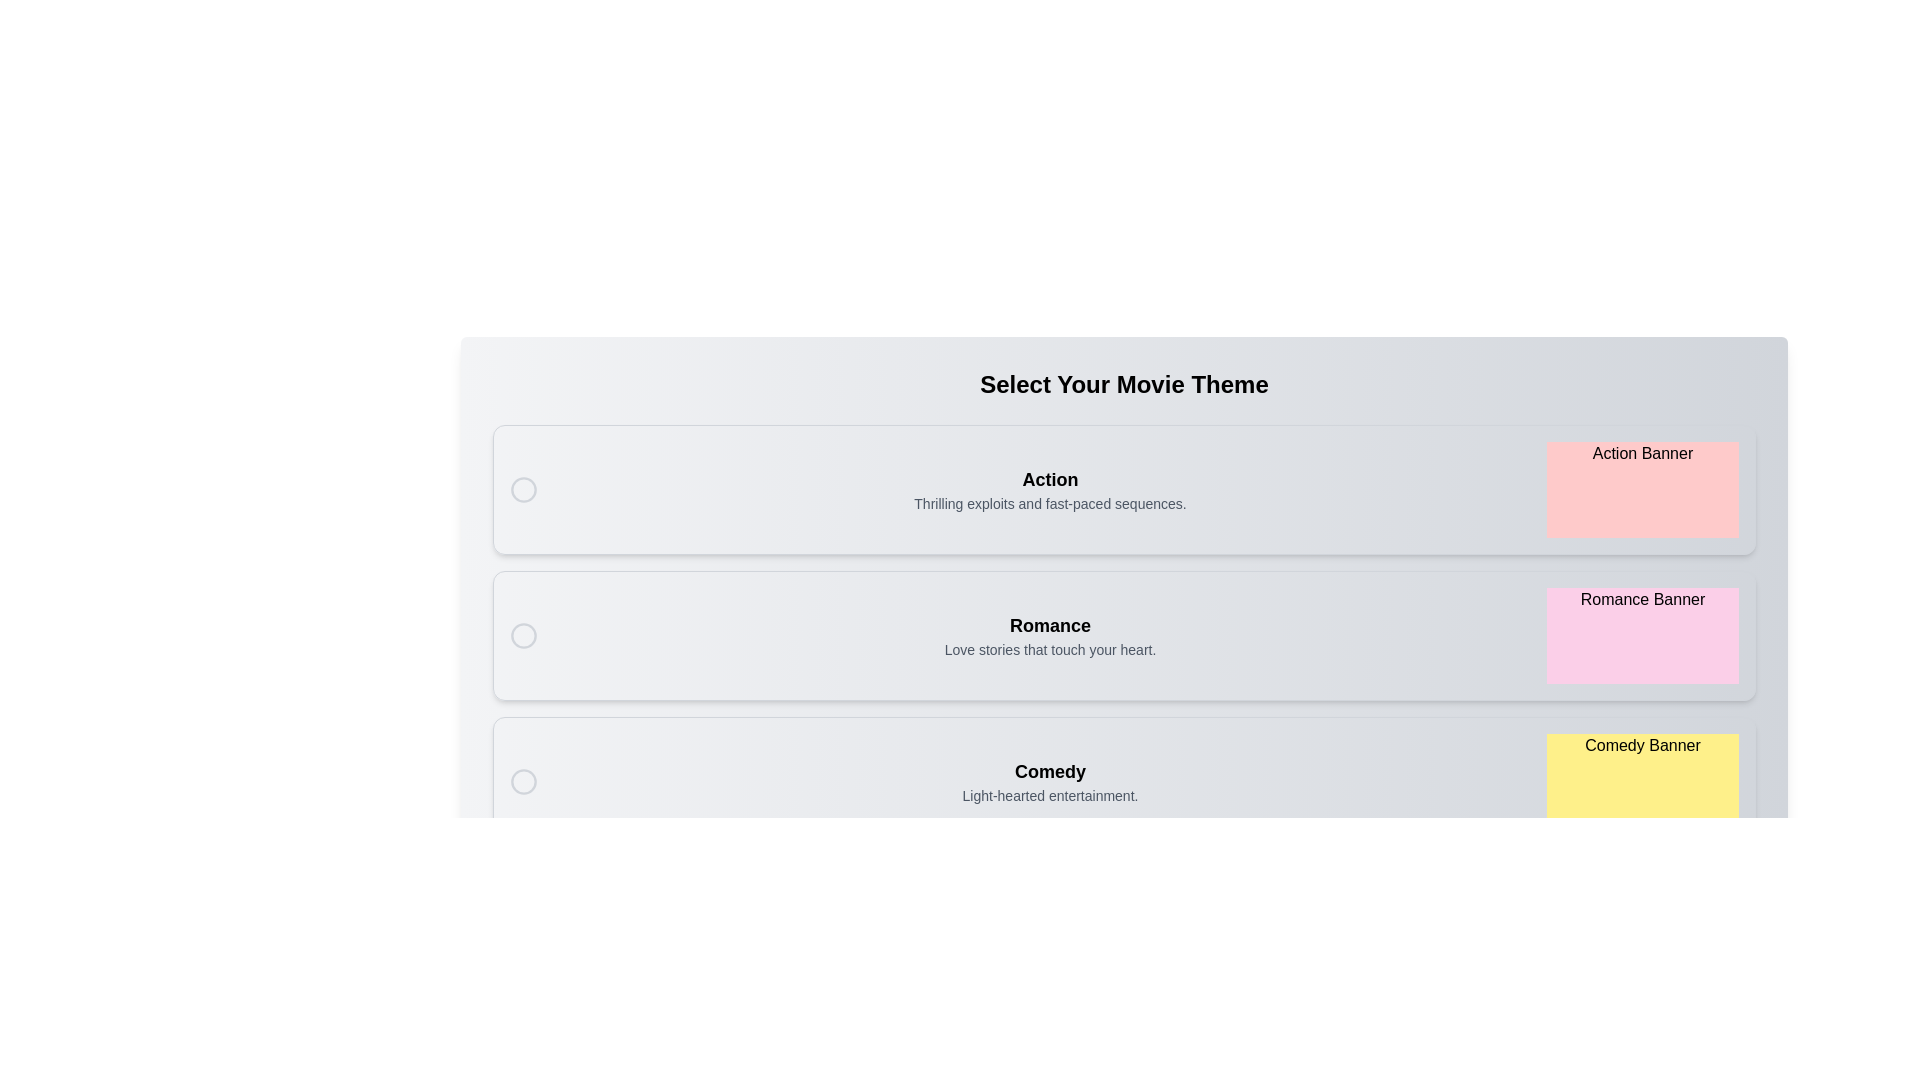  Describe the element at coordinates (523, 636) in the screenshot. I see `the radio button located in the leftmost region of the second row labeled 'Romance'` at that location.